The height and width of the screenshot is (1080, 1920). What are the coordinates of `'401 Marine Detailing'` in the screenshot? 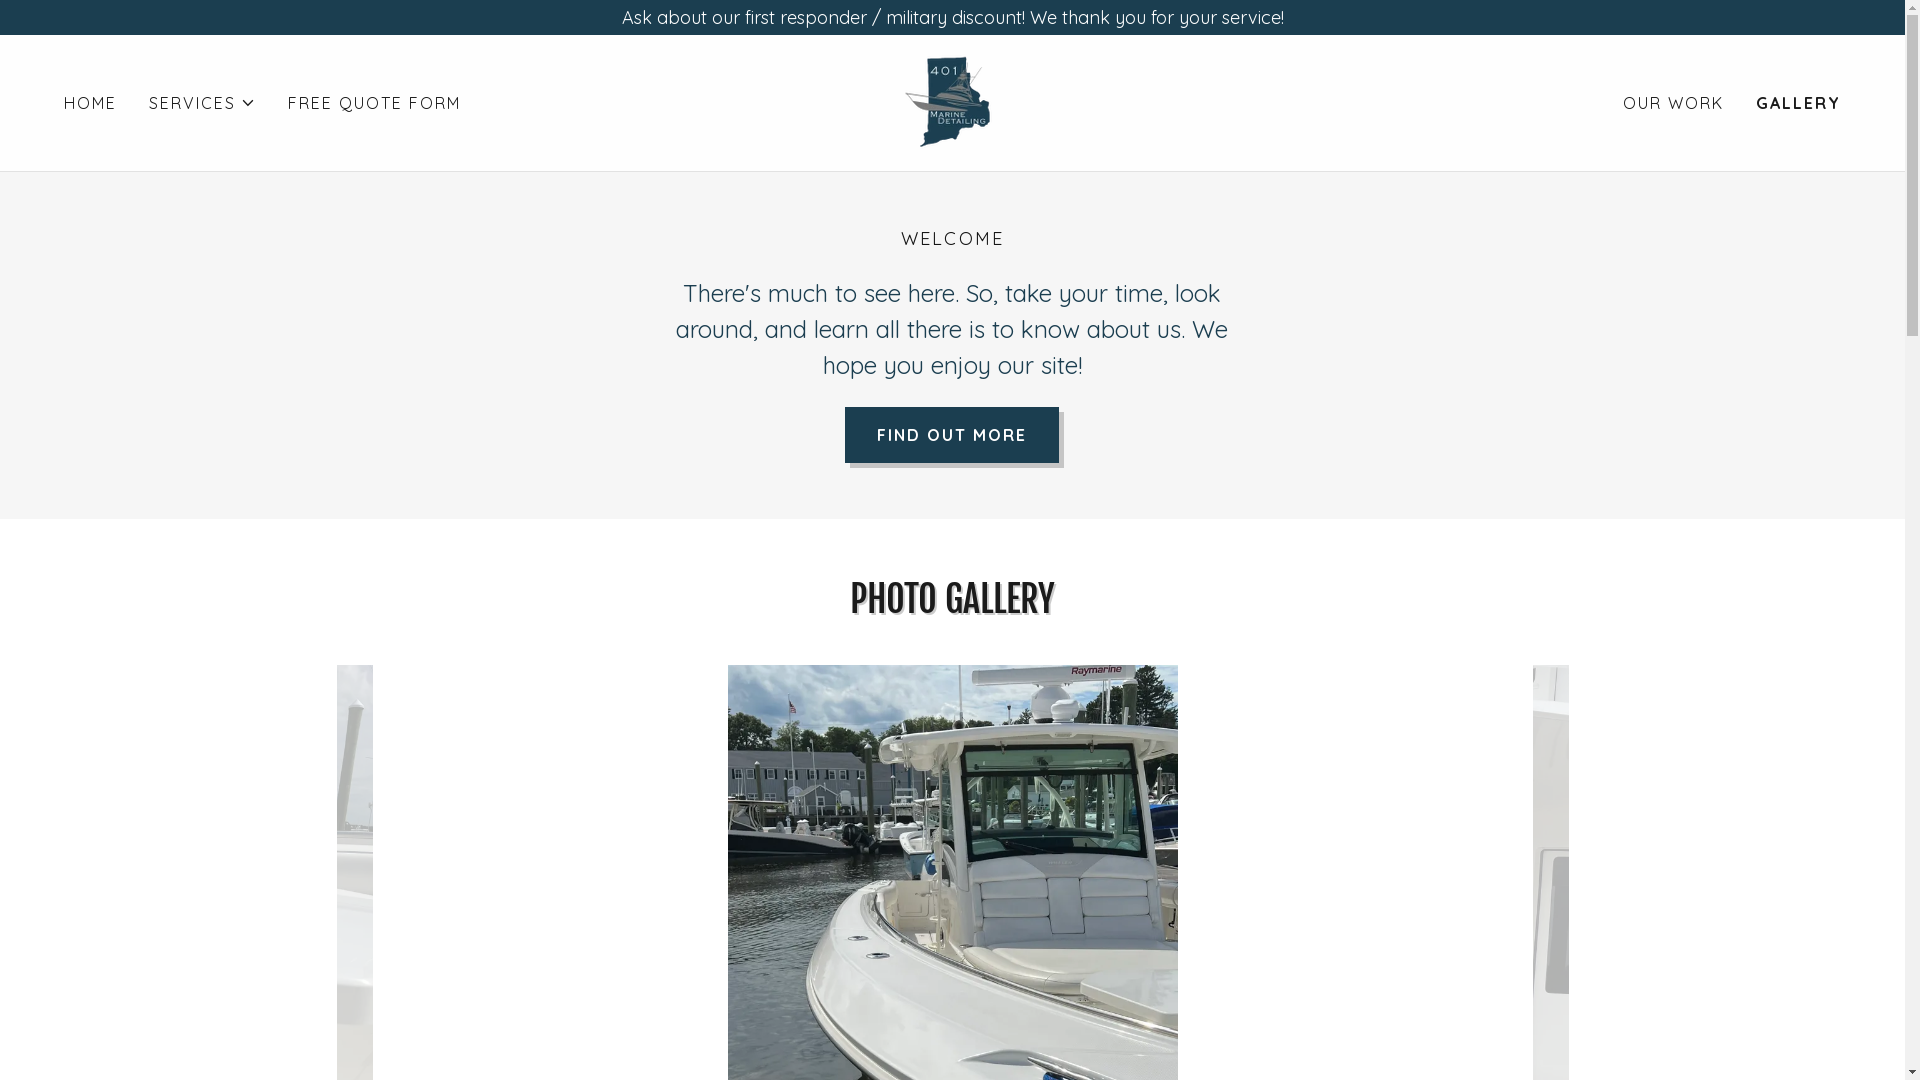 It's located at (950, 101).